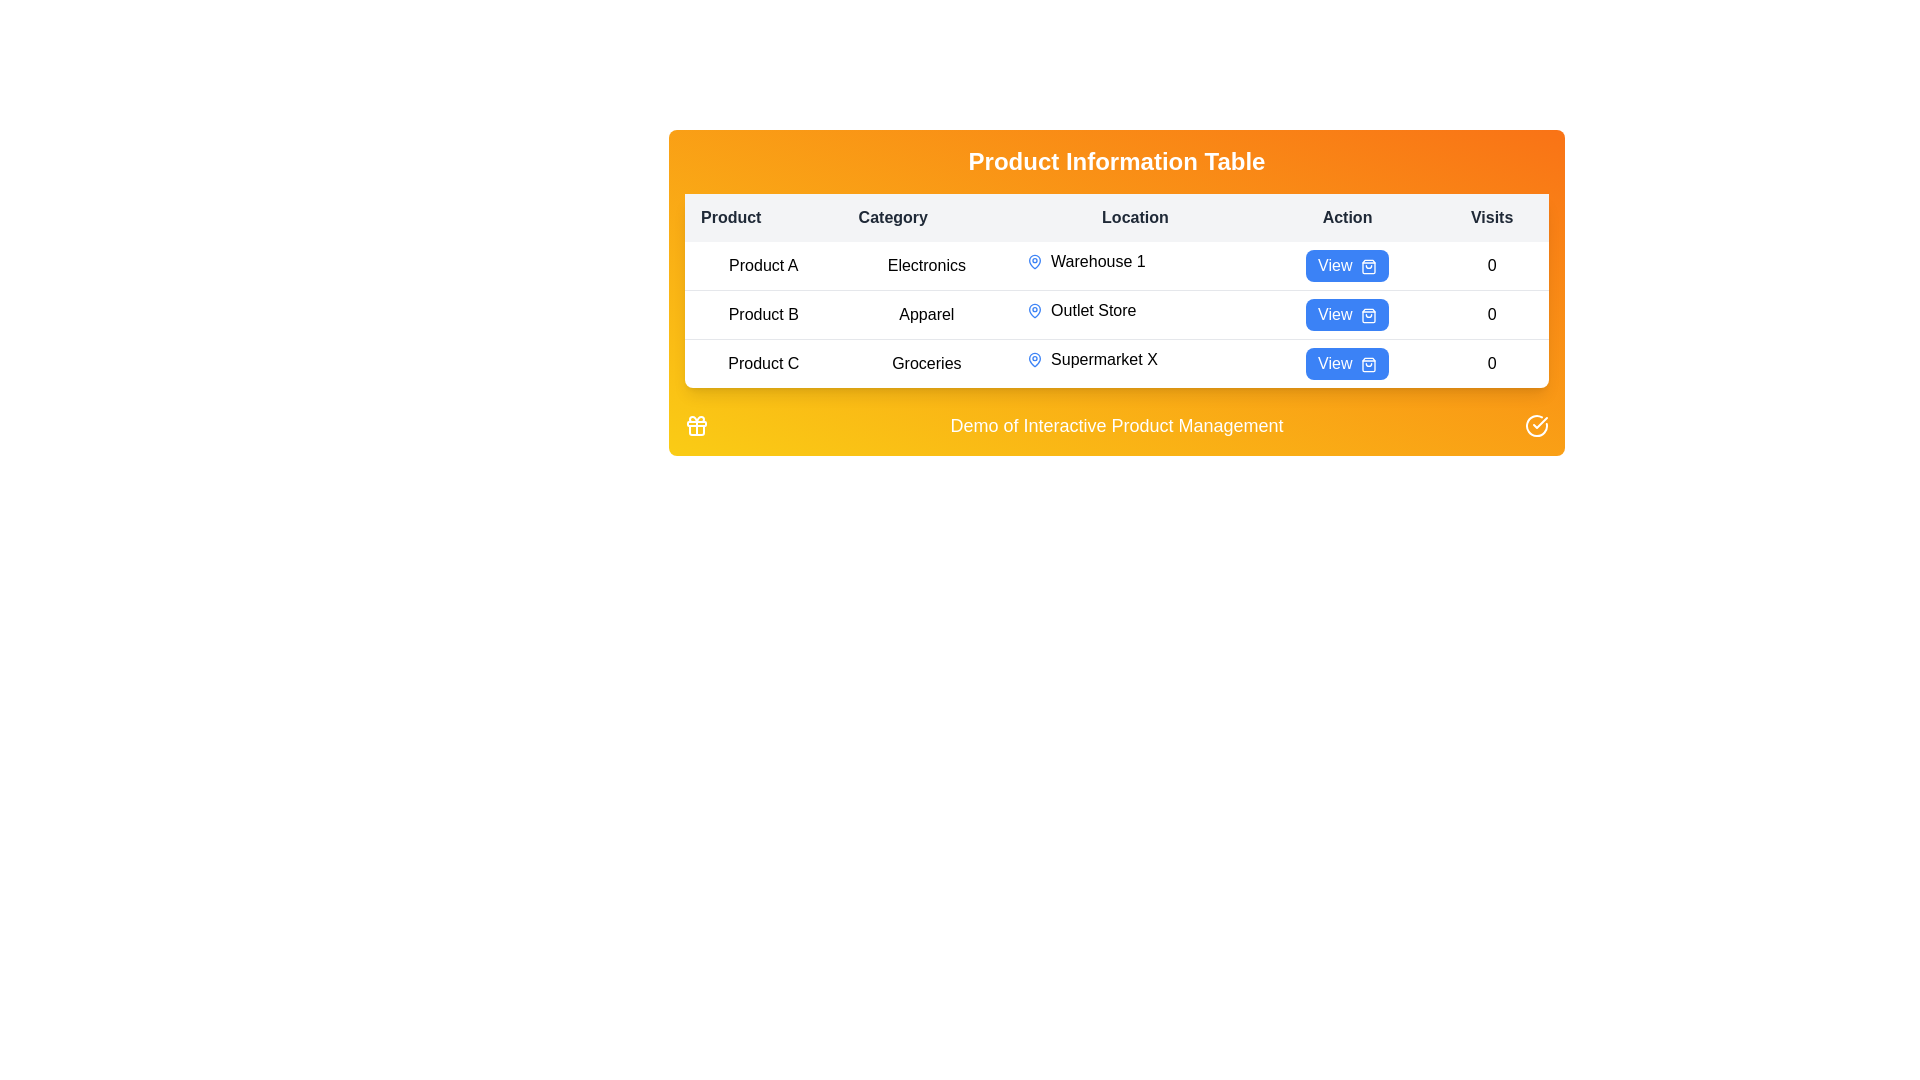 This screenshot has height=1080, width=1920. I want to click on the first 'View' button in the 'Action' column of the 'Product Information Table' for 'Product A', so click(1347, 265).